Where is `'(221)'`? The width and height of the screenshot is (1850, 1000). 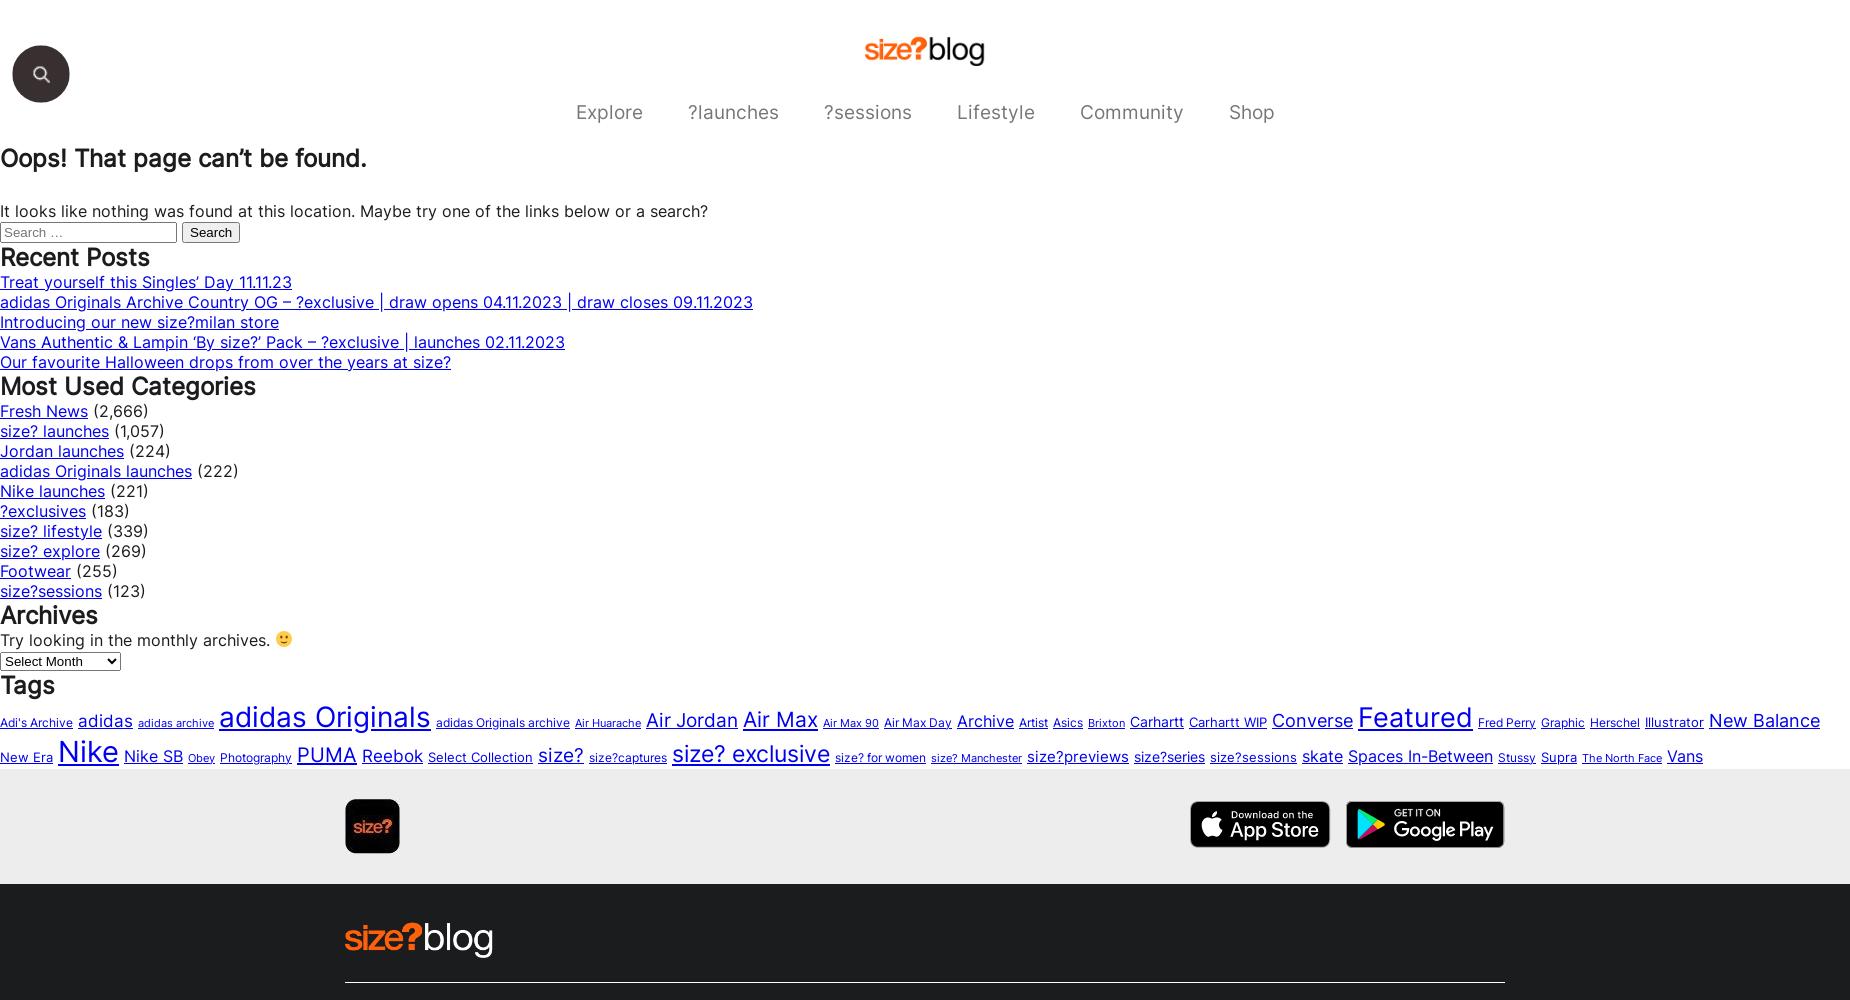
'(221)' is located at coordinates (104, 489).